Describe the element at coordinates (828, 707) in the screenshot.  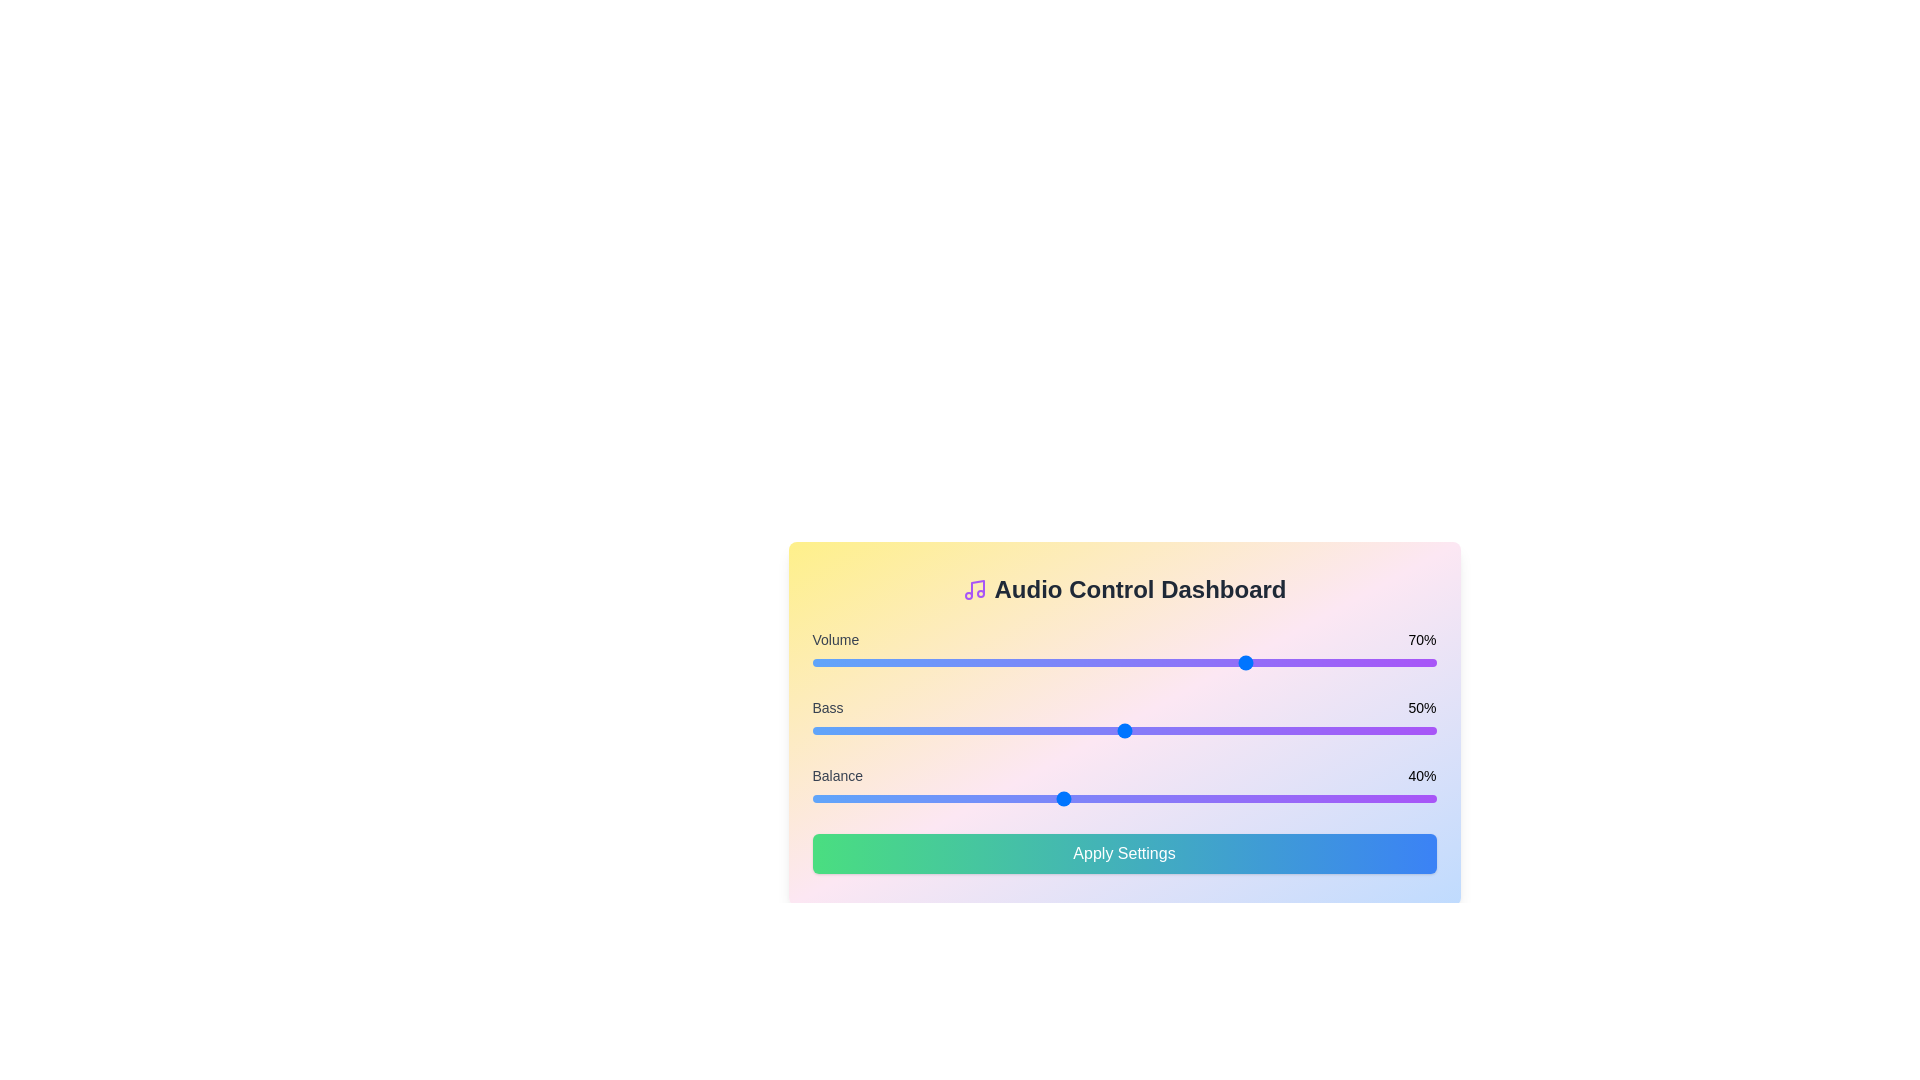
I see `the 'Bass' level text label located in the second section of the dashboard layout, positioned left of the 50% progress bar, under the 'Volume' section and above the 'Balance' section` at that location.